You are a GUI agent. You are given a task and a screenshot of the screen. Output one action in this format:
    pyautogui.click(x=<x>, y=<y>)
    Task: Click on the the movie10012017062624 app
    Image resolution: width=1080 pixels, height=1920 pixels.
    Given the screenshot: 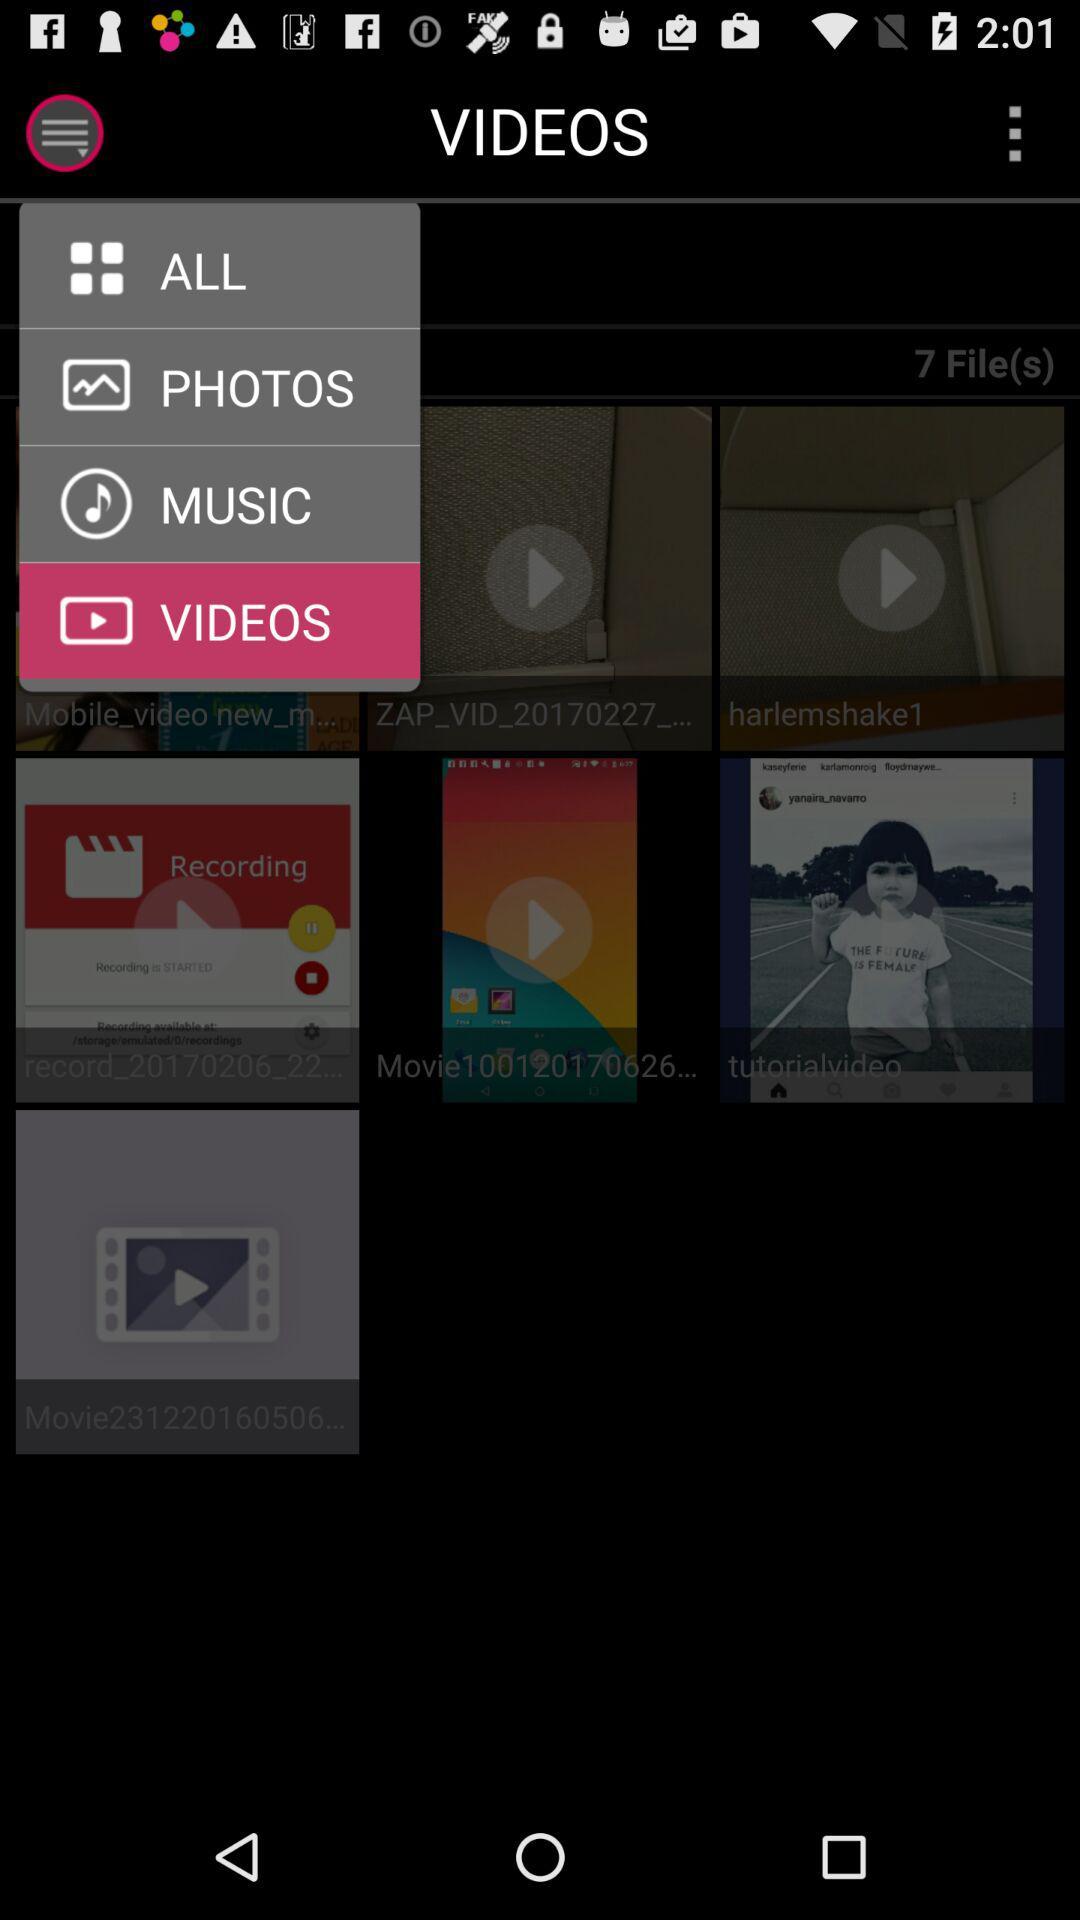 What is the action you would take?
    pyautogui.click(x=538, y=1064)
    